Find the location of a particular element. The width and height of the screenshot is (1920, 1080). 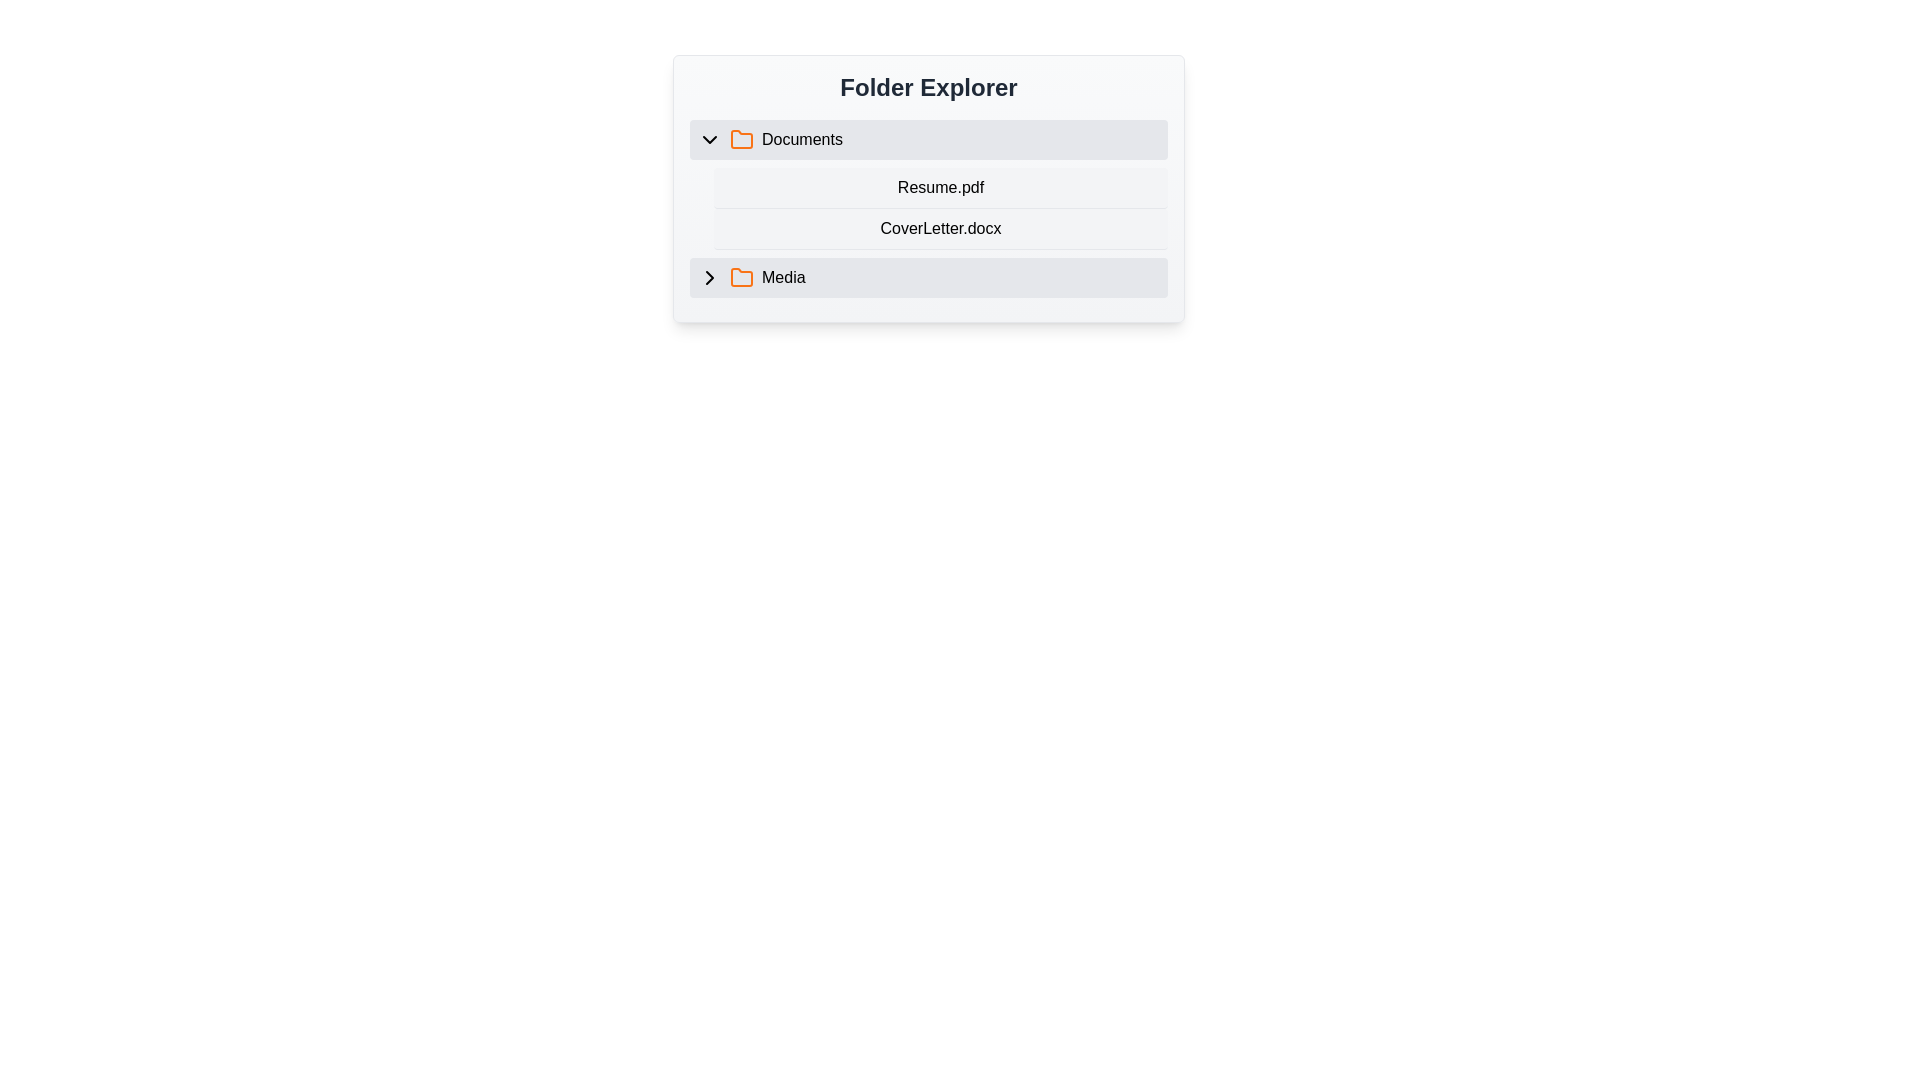

the icon or button to the left of the 'Media' label in the 'Folder Explorer' interface is located at coordinates (710, 277).